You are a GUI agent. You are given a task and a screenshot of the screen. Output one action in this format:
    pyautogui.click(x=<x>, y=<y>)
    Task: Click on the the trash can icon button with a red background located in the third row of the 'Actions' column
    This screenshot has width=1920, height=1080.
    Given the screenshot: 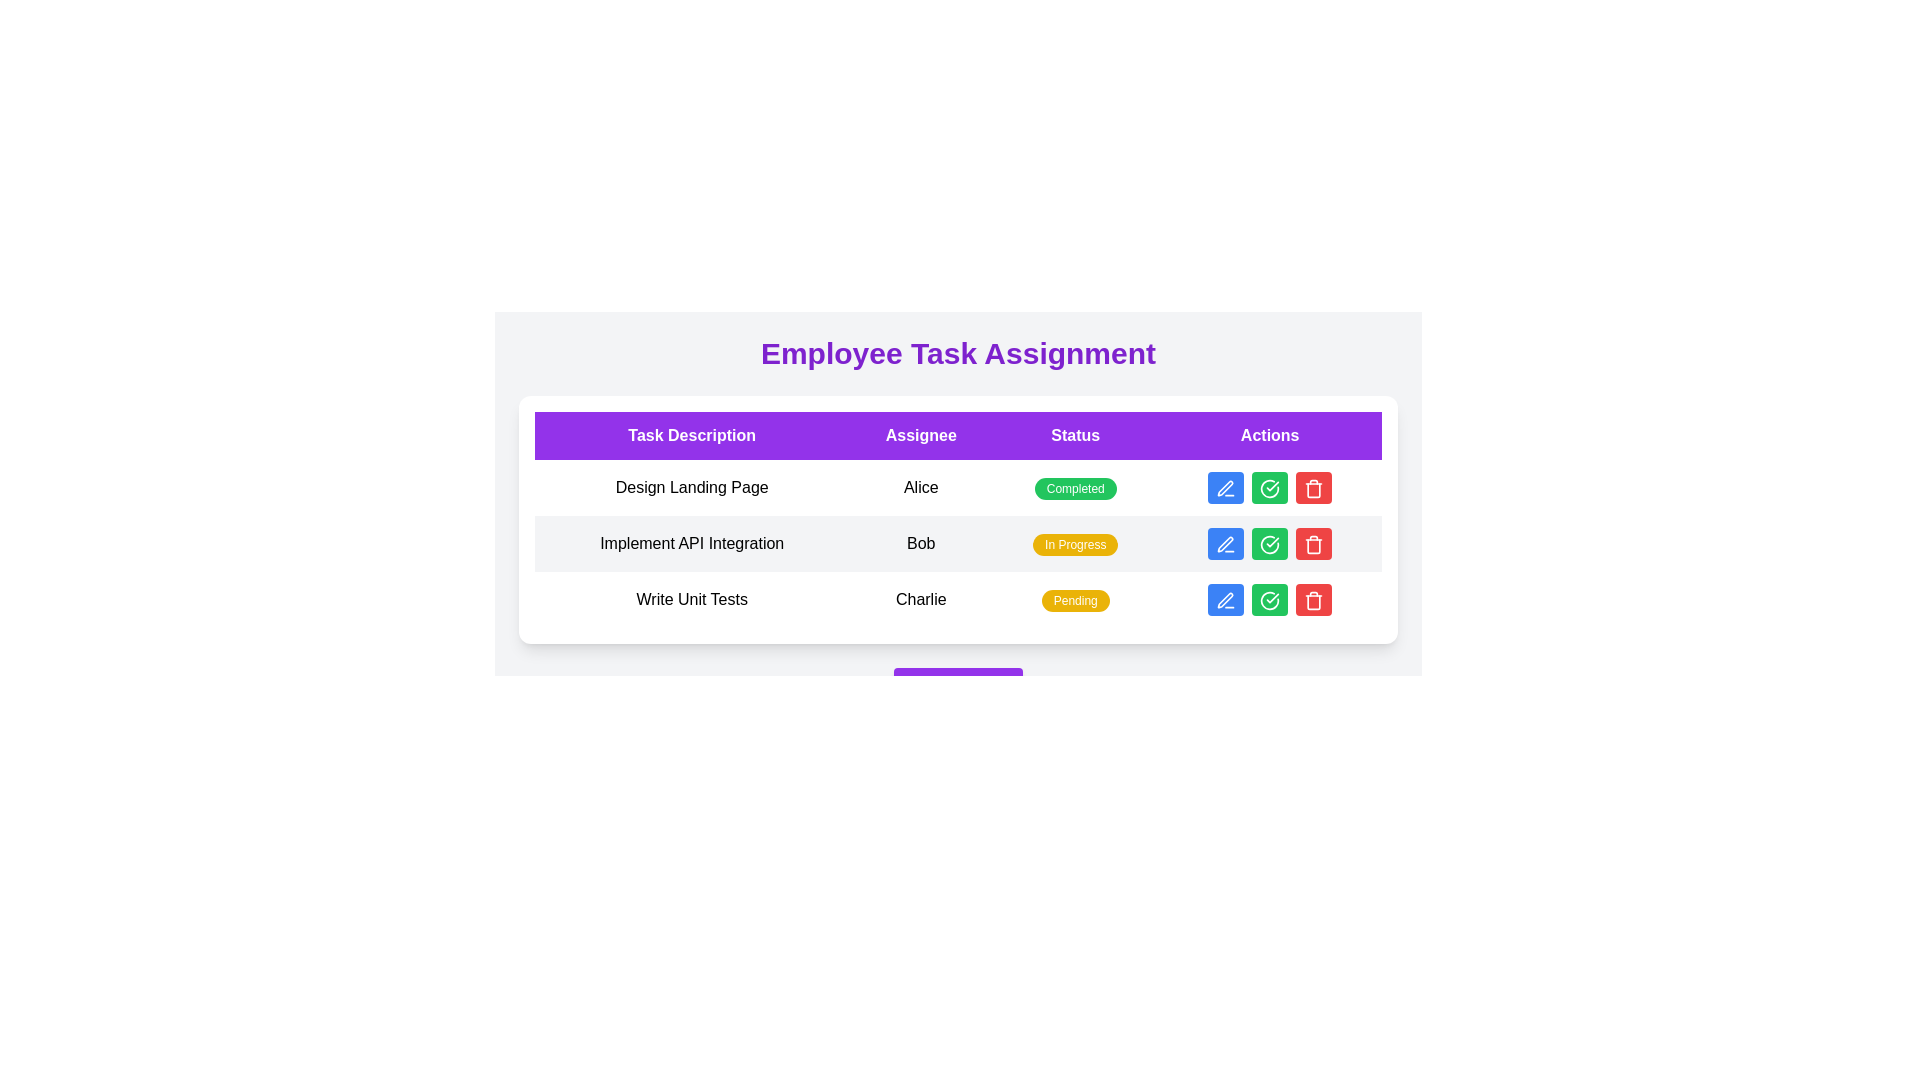 What is the action you would take?
    pyautogui.click(x=1314, y=488)
    